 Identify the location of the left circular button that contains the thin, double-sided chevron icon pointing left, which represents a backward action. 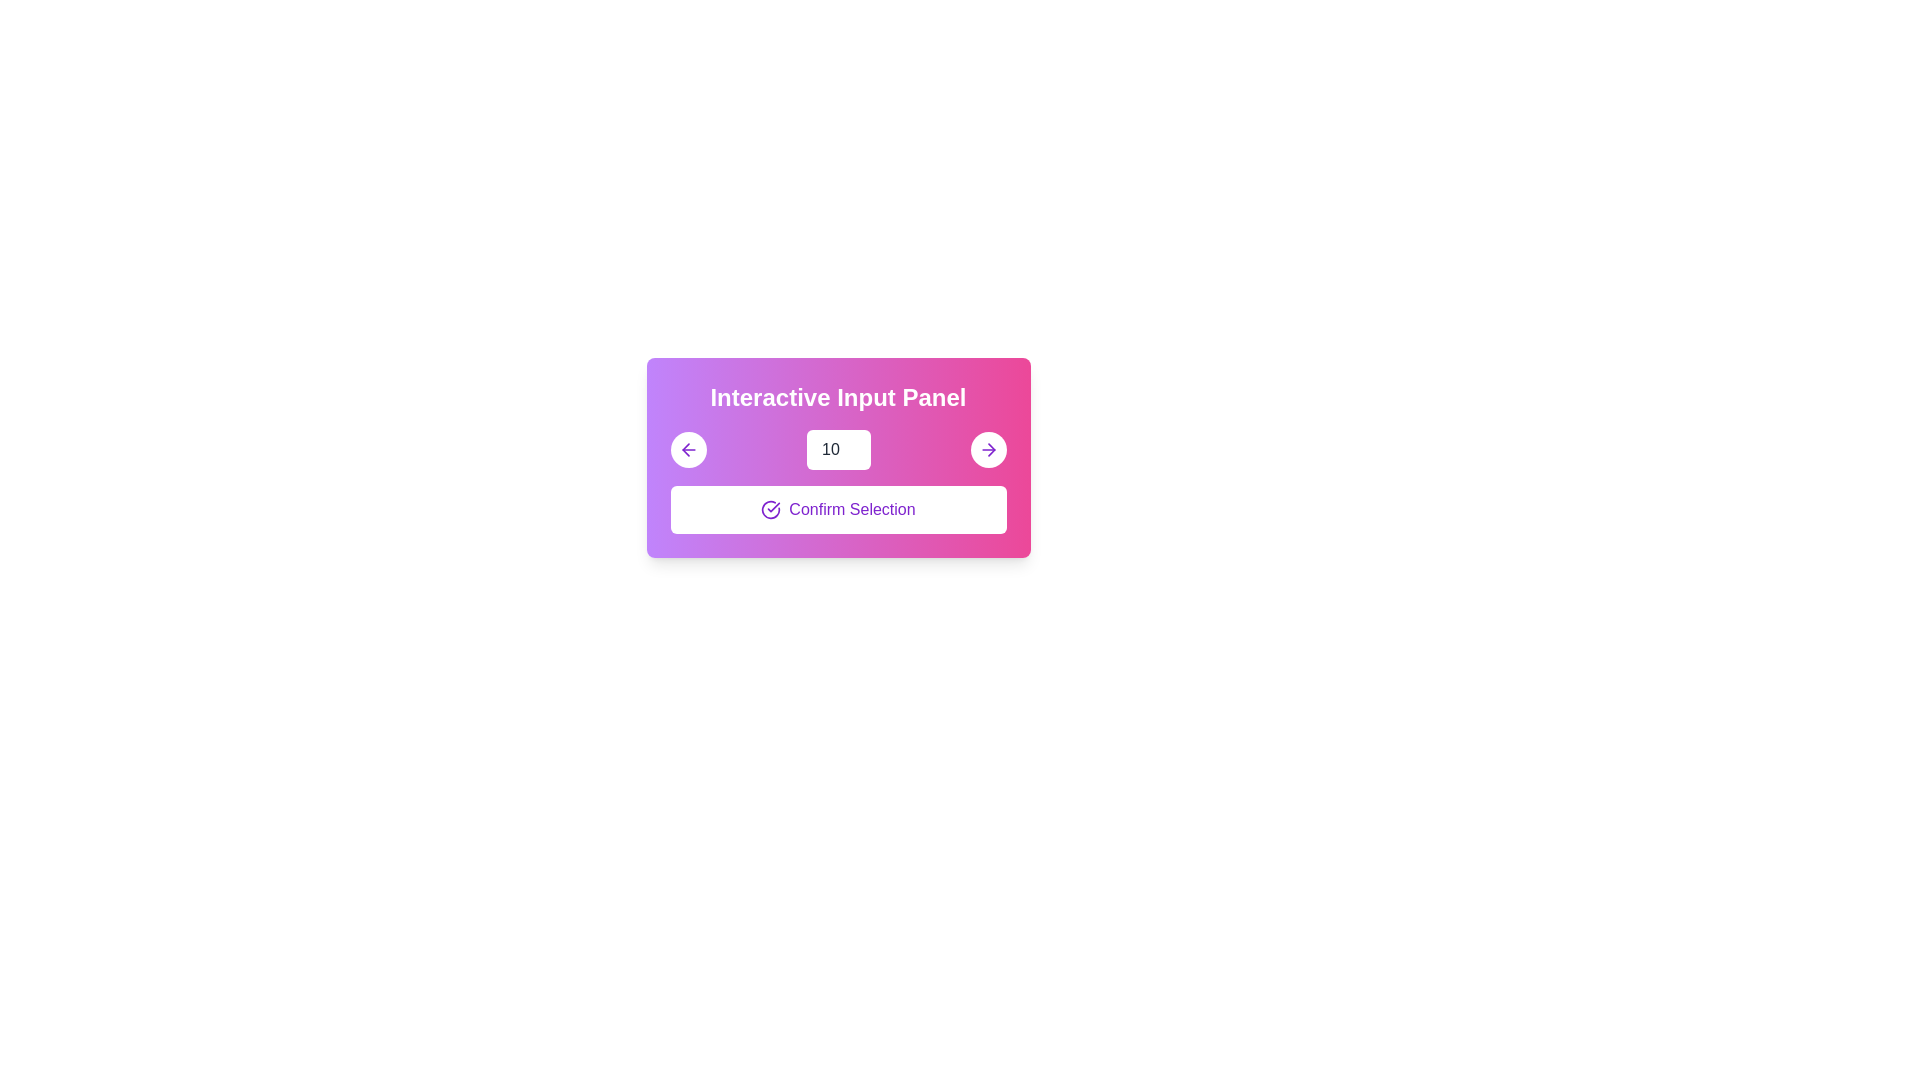
(685, 450).